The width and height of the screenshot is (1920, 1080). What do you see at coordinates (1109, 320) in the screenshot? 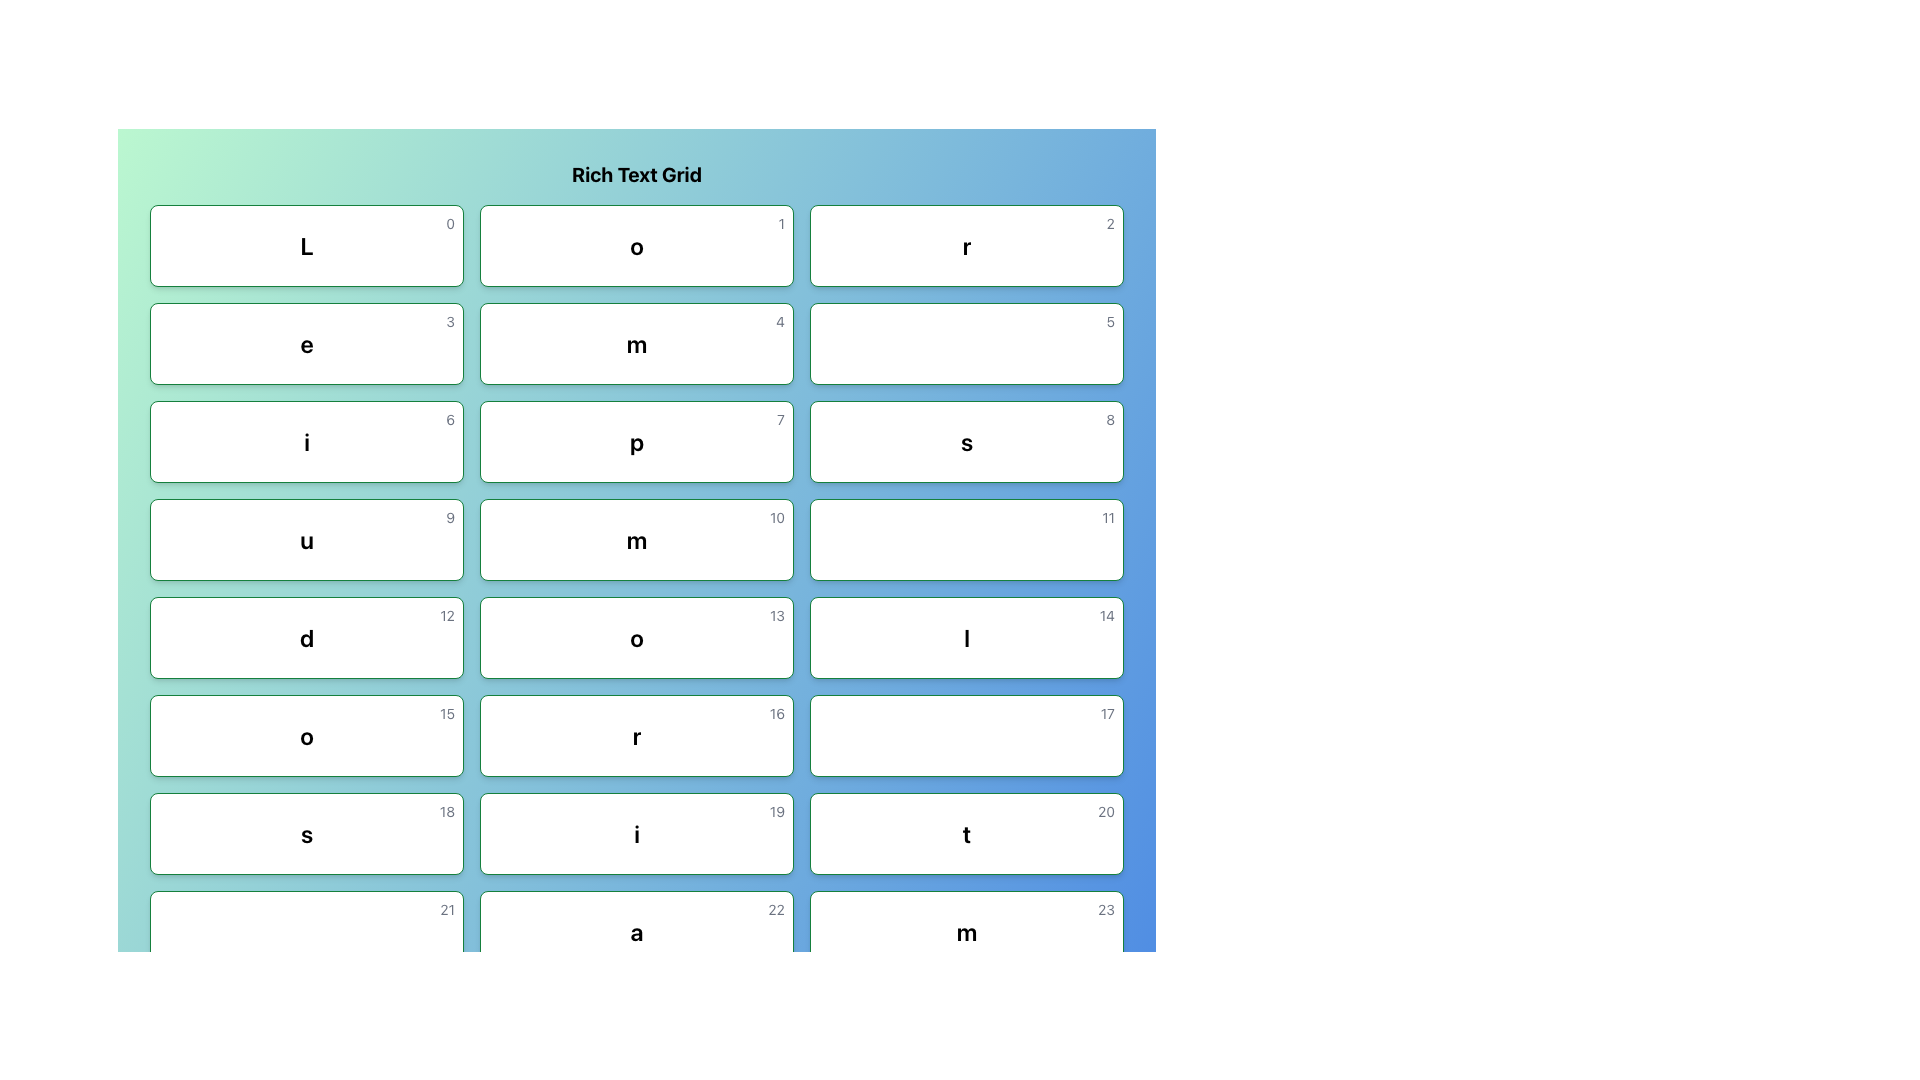
I see `the small numerical text '5' displayed in light gray located at the top-right corner of a white card with green borders and rounded corners in the second column of the second row of a grid layout` at bounding box center [1109, 320].